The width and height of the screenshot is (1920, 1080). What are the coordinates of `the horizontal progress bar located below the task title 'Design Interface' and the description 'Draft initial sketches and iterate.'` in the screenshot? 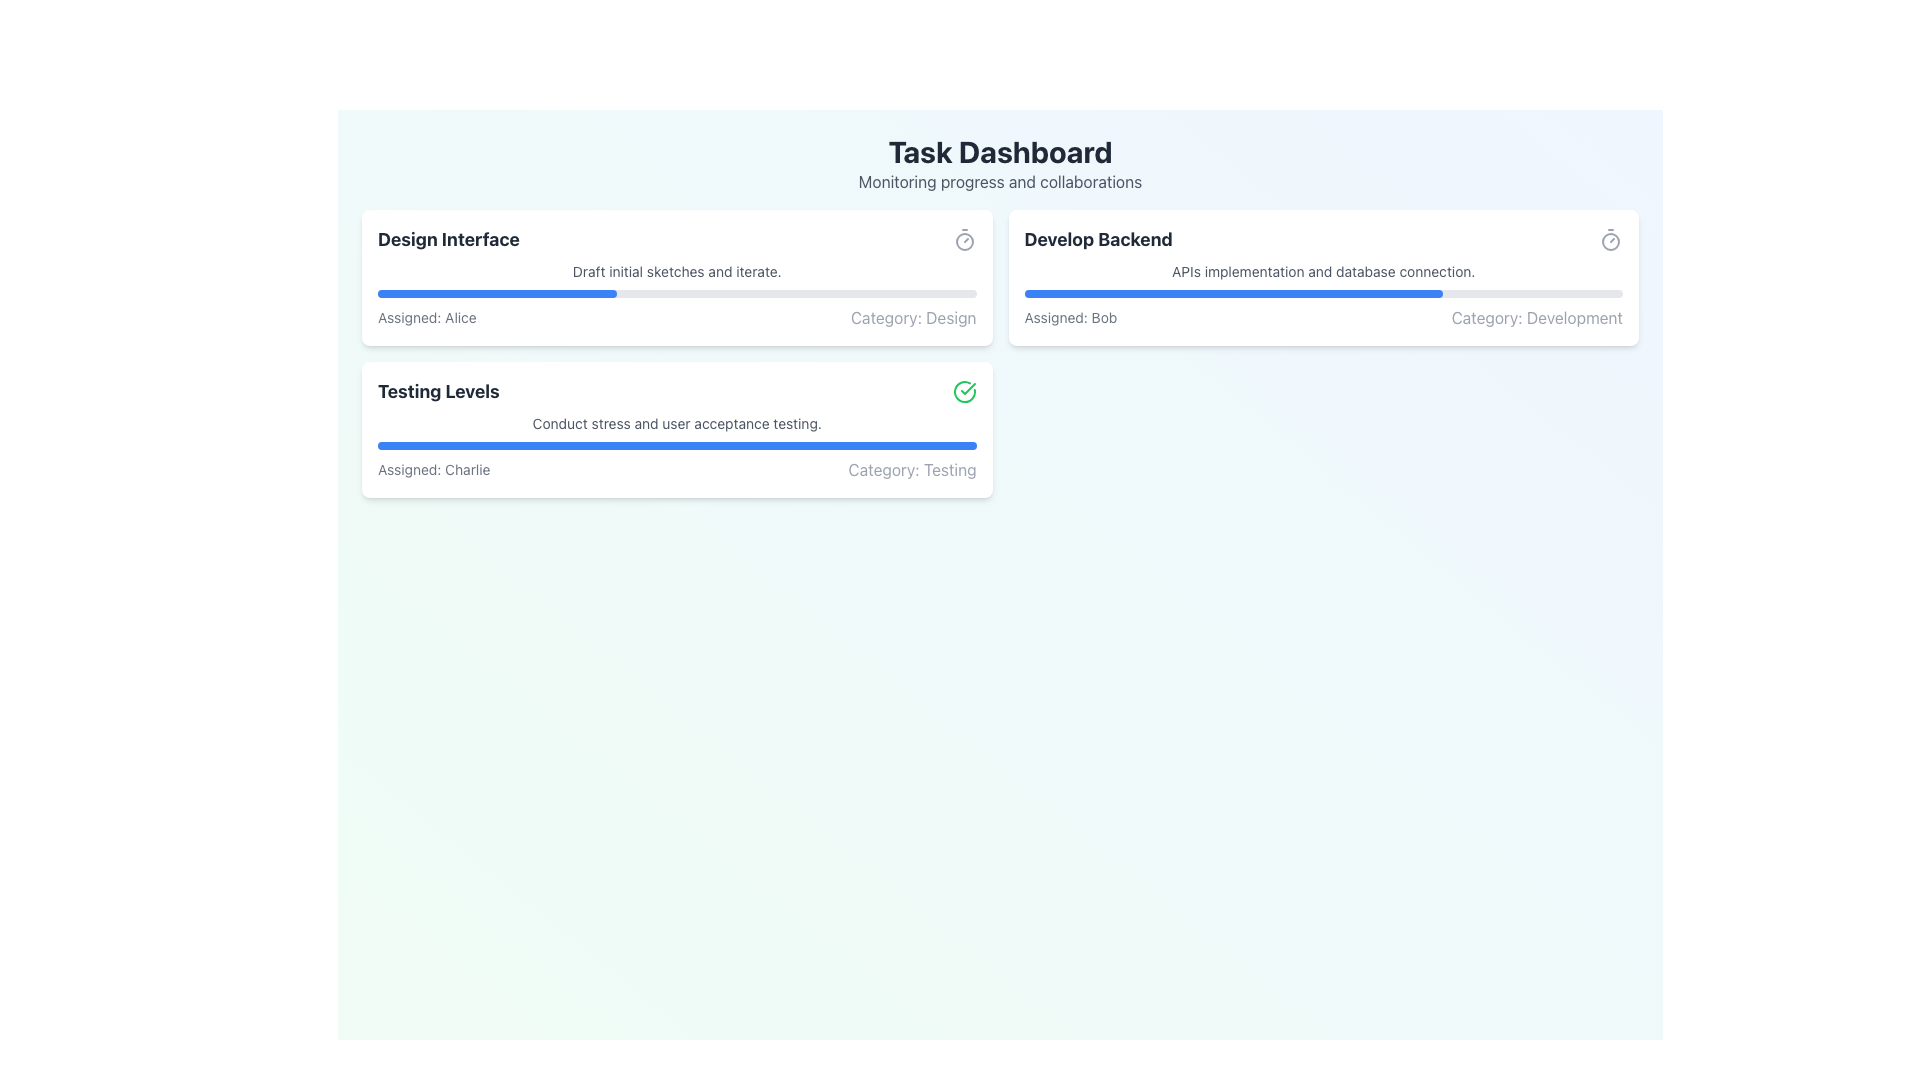 It's located at (677, 293).